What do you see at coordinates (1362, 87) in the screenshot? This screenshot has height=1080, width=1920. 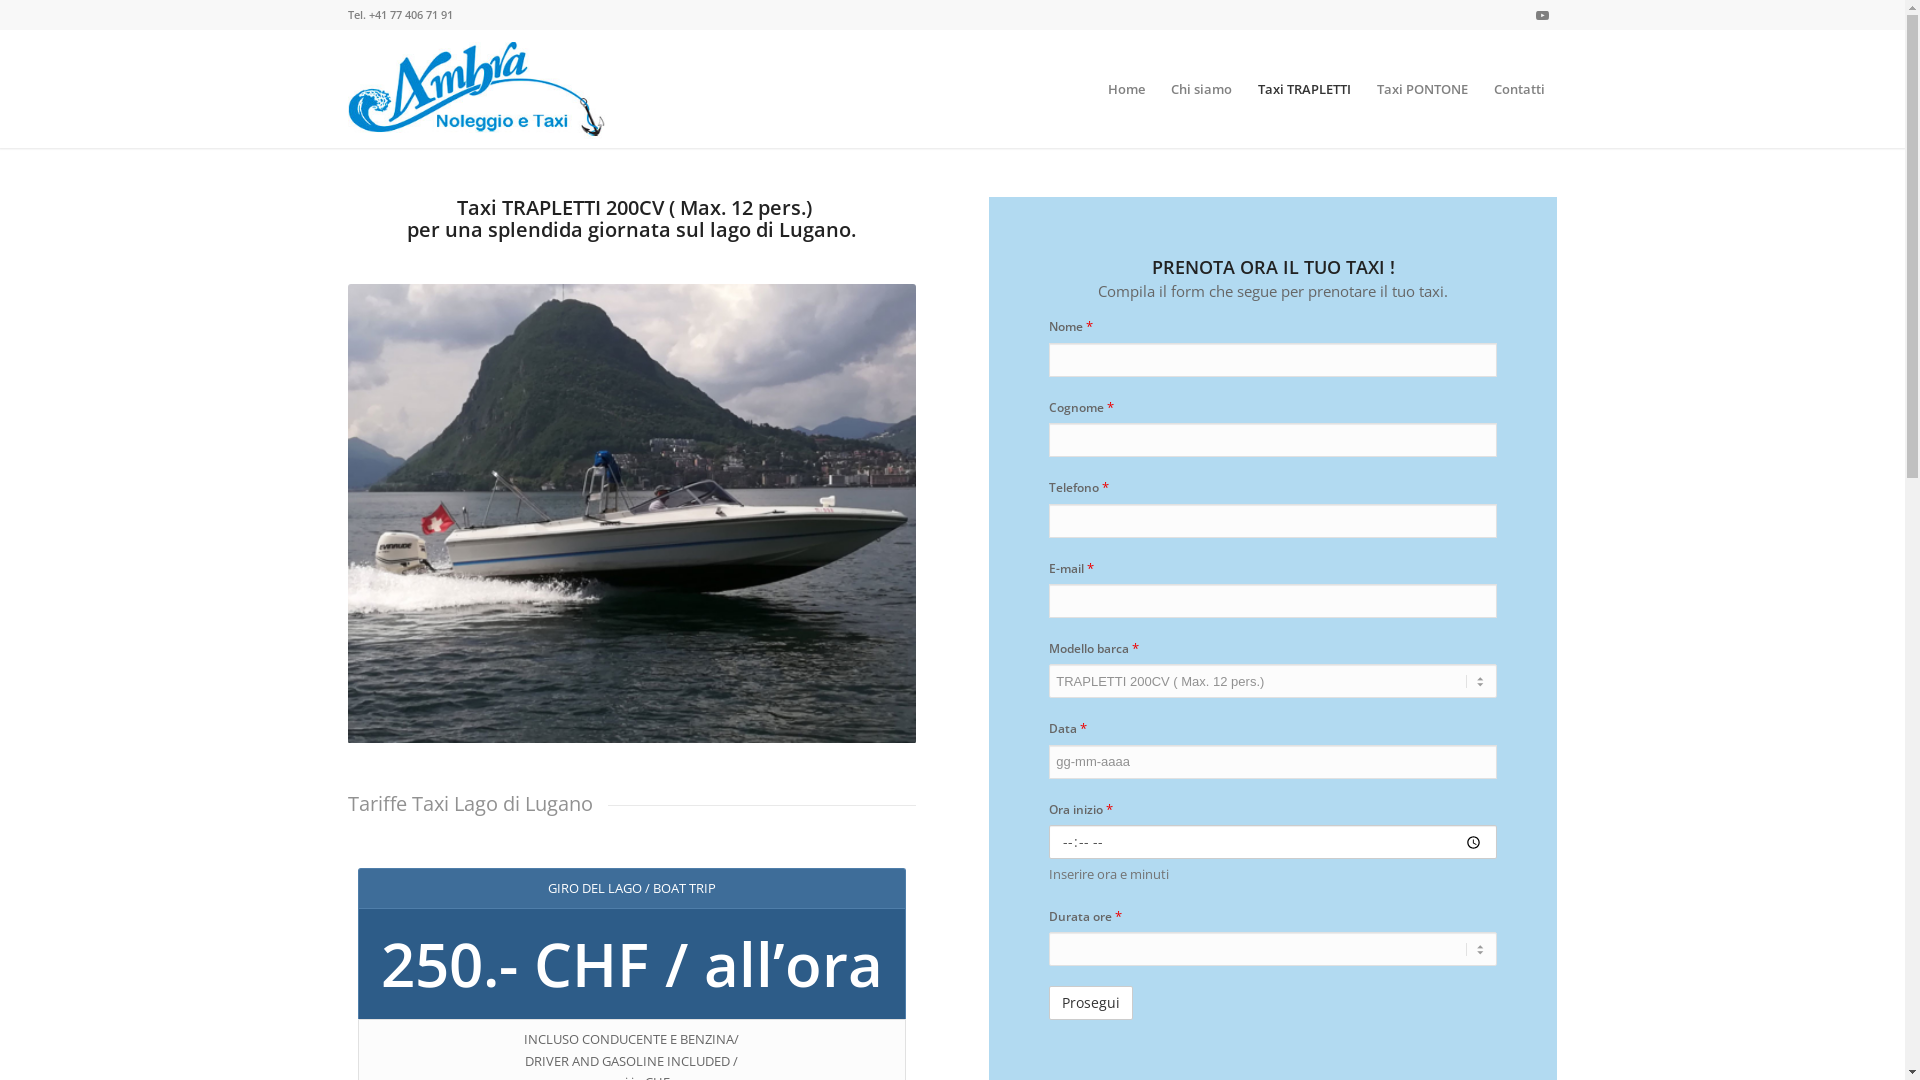 I see `'Taxi PONTONE'` at bounding box center [1362, 87].